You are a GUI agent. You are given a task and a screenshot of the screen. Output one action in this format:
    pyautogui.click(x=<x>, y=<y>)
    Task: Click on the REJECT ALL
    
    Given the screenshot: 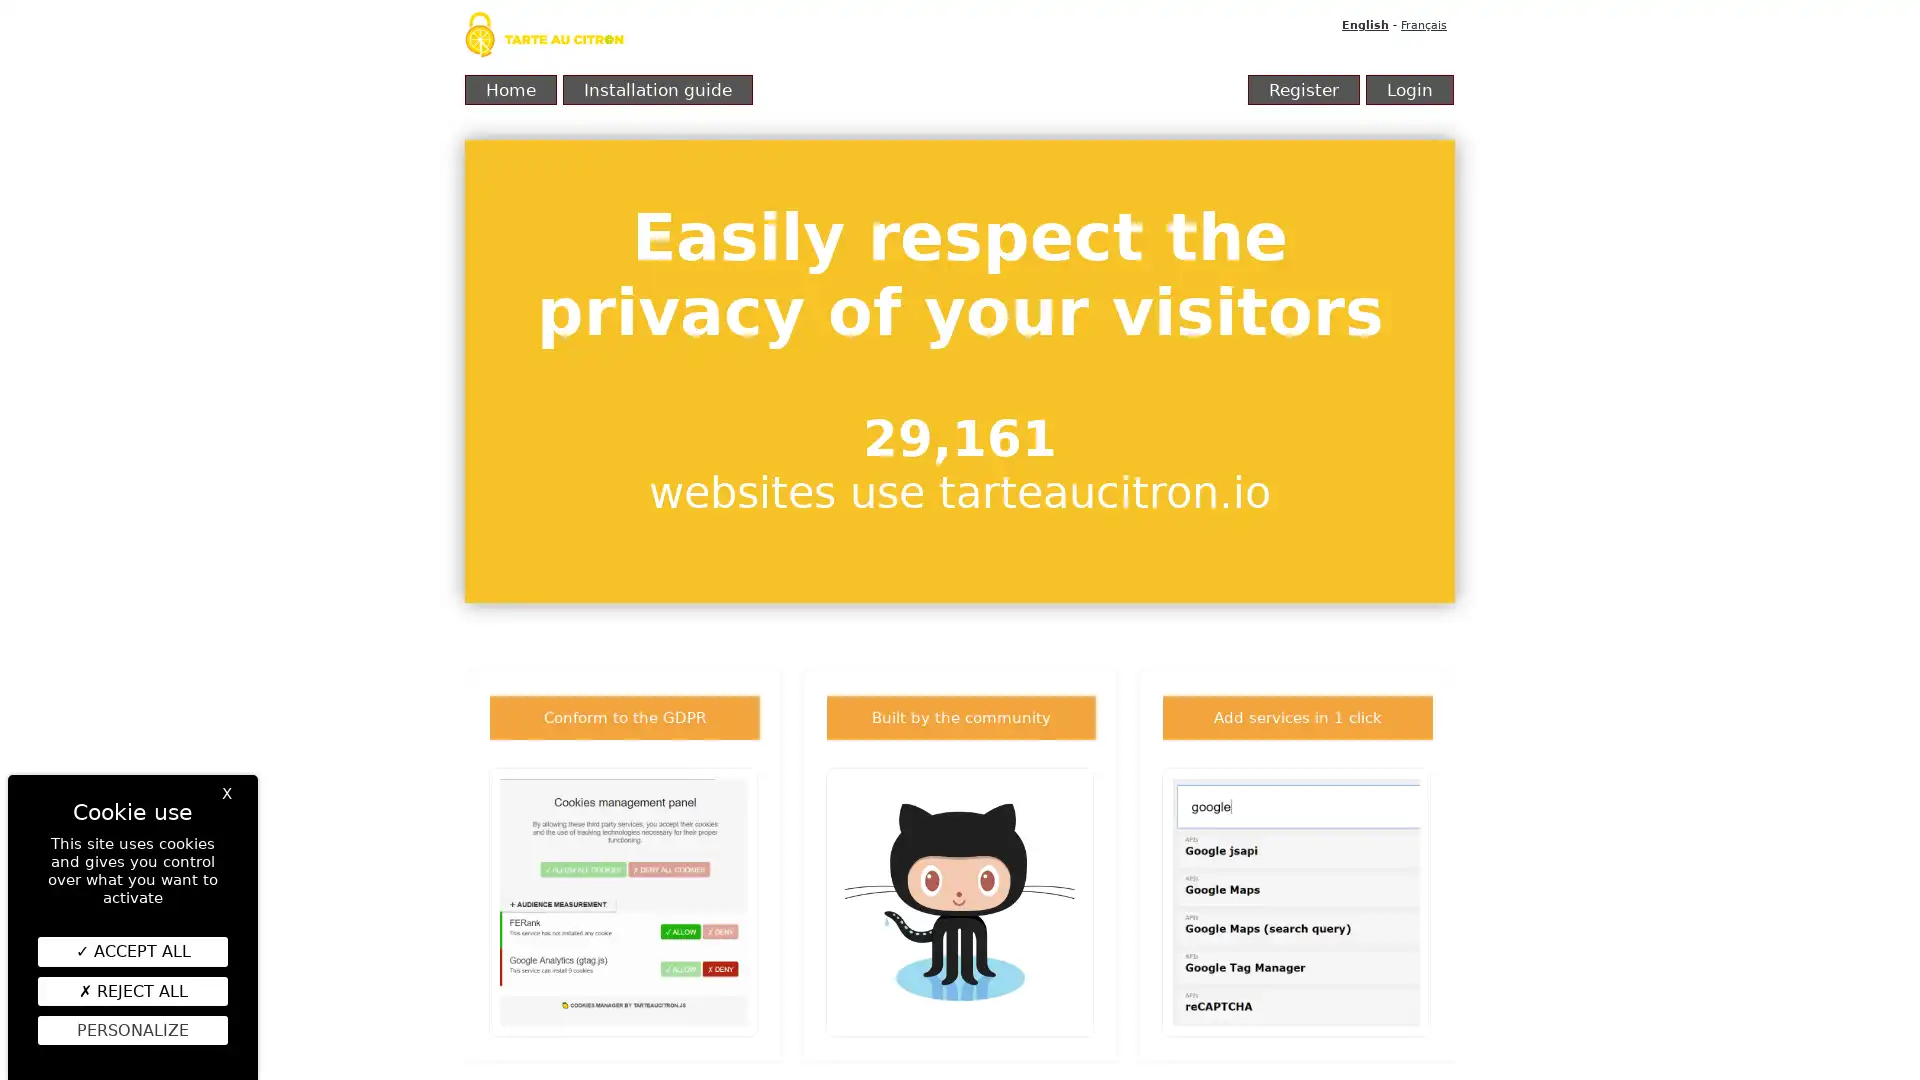 What is the action you would take?
    pyautogui.click(x=132, y=990)
    